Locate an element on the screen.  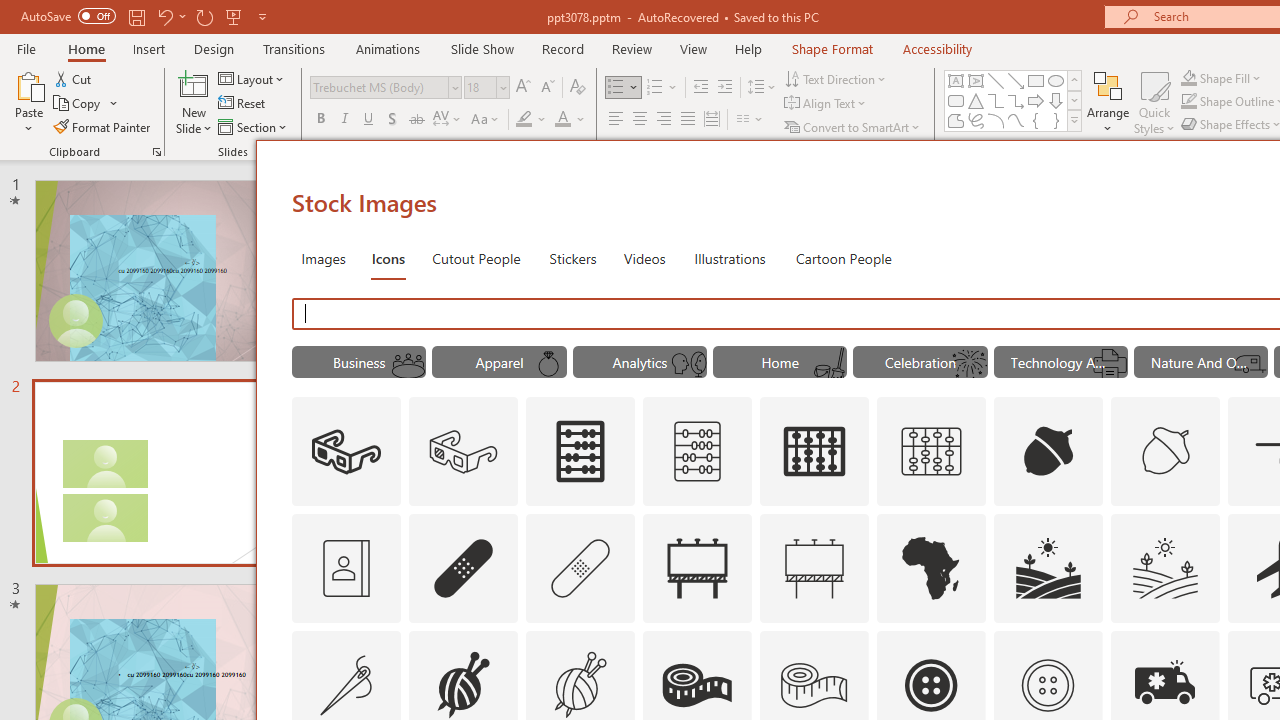
'"Nature And Outdoors" Icons.' is located at coordinates (1200, 362).